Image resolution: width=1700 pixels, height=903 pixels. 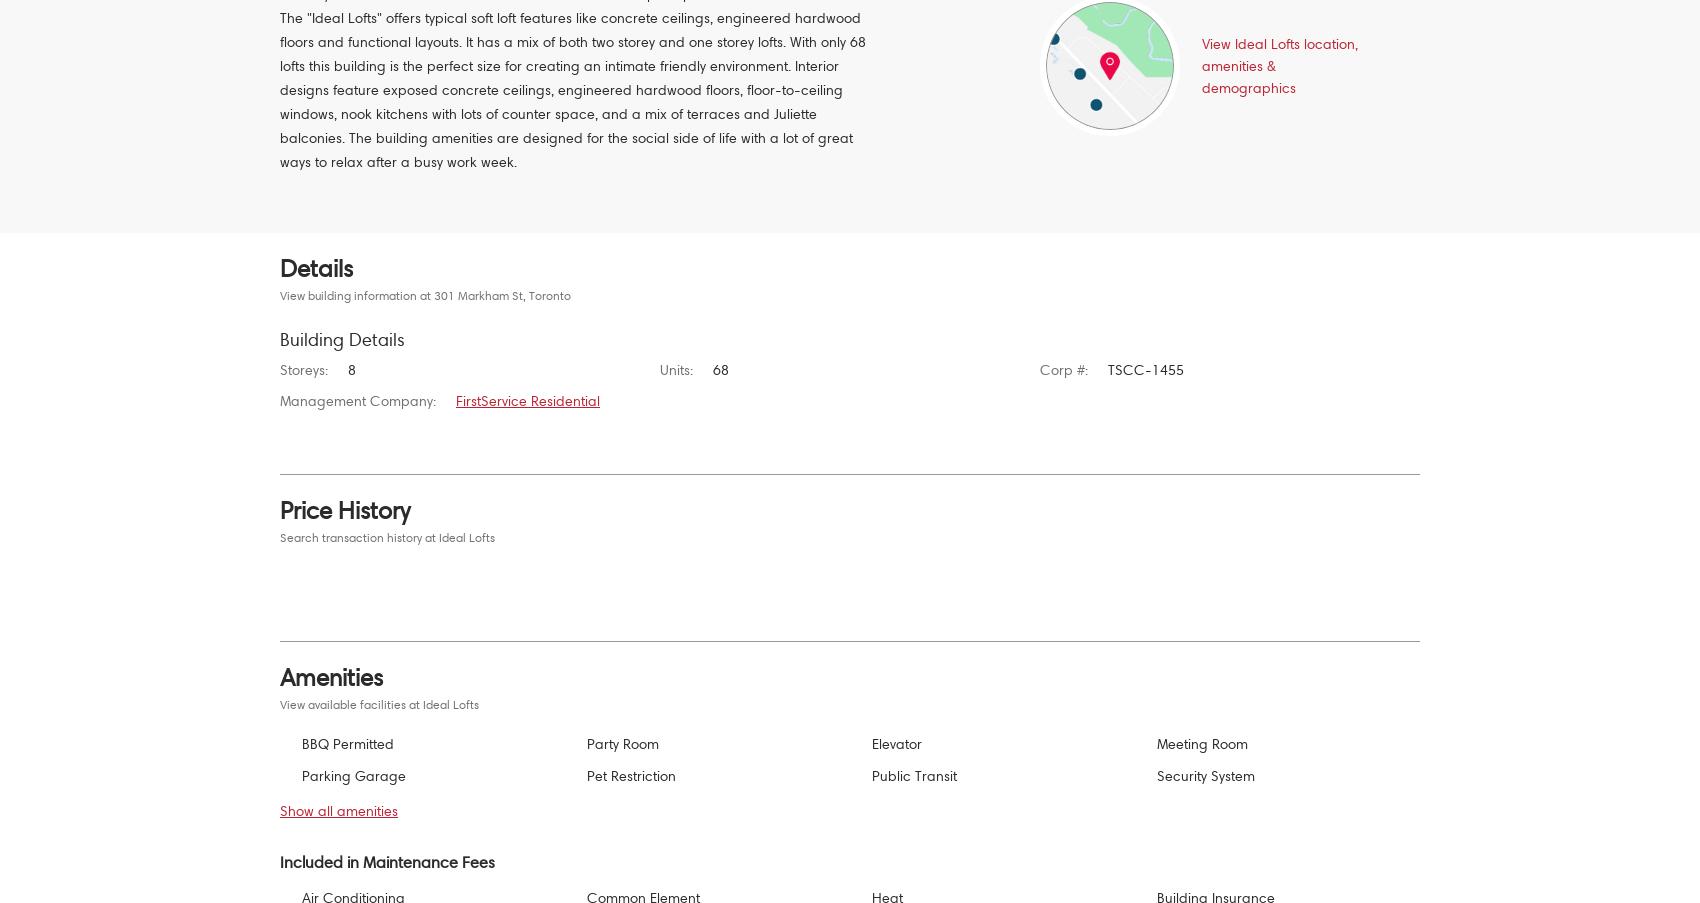 What do you see at coordinates (1201, 743) in the screenshot?
I see `'Meeting Room'` at bounding box center [1201, 743].